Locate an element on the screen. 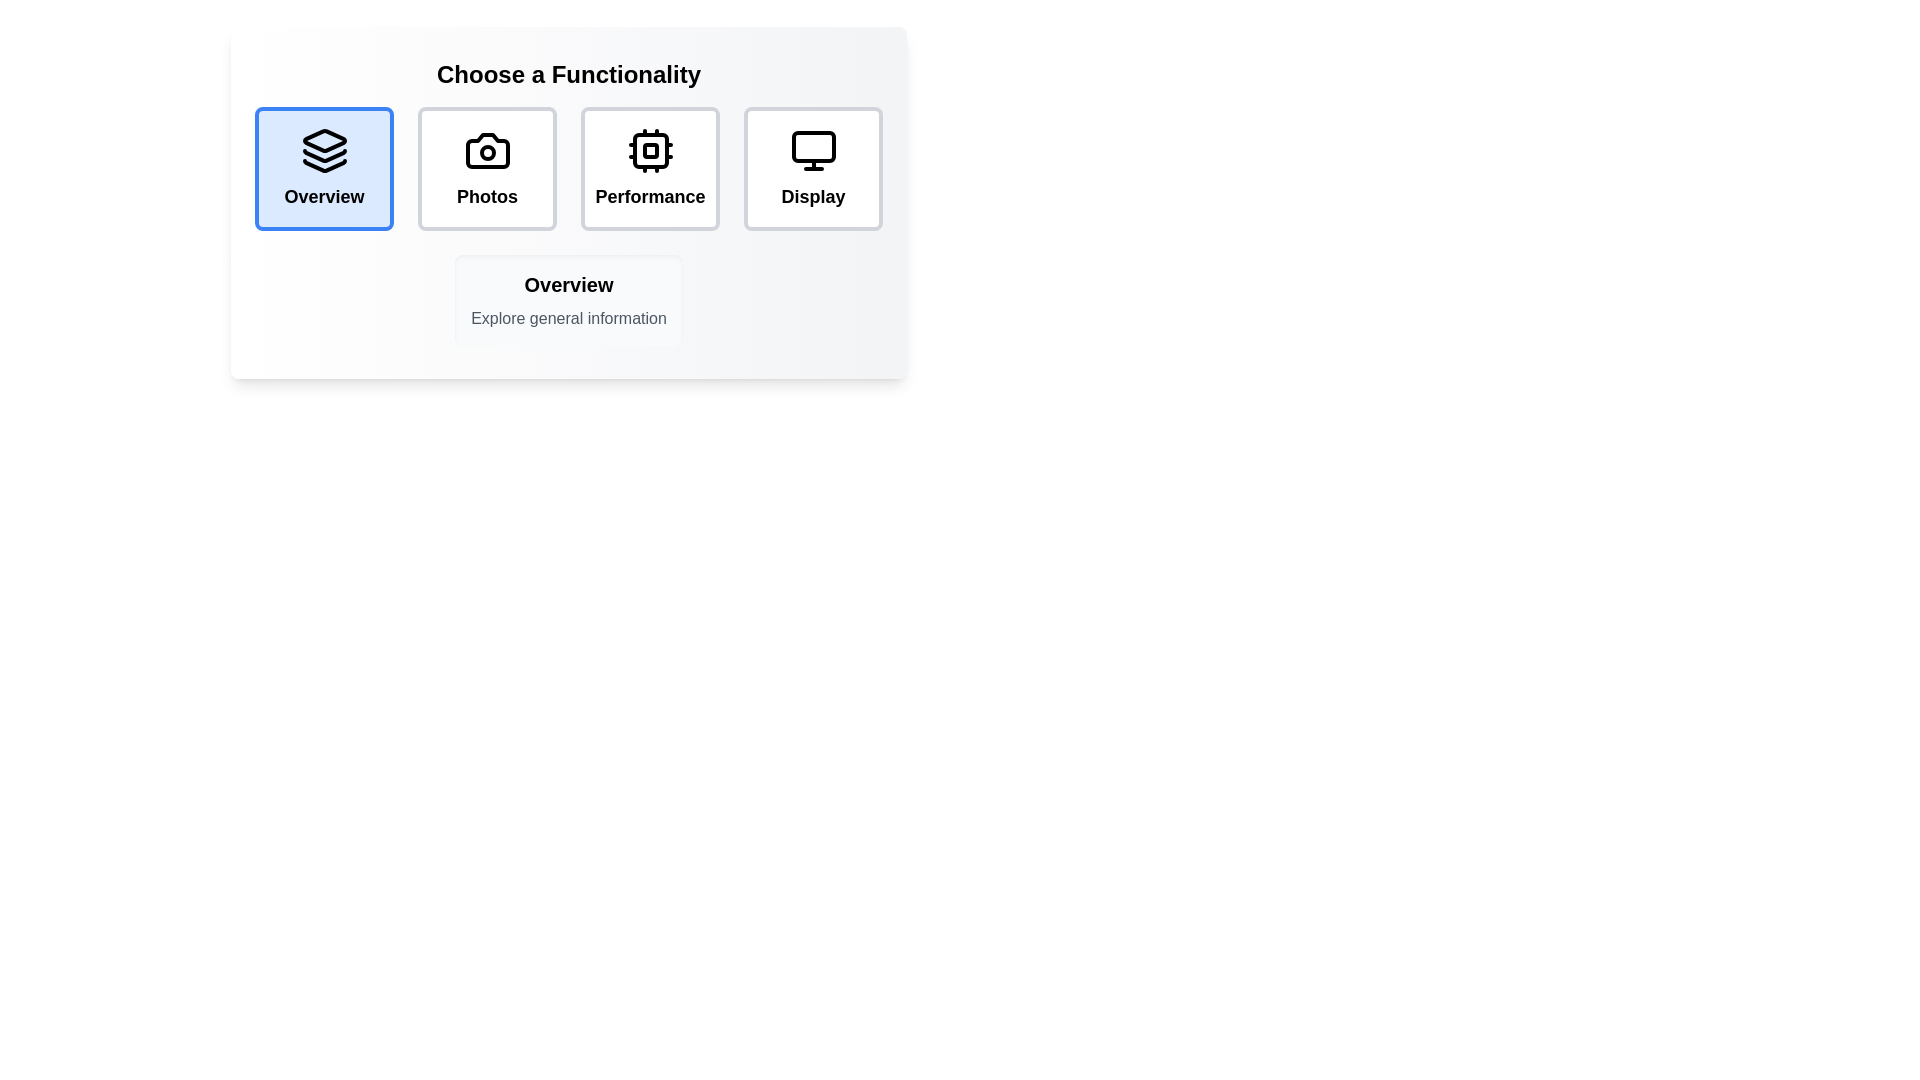  the Informational Card displaying 'Overview' in bold and 'Explore general information' in smaller text, located below the main functionalities in a centered position is located at coordinates (567, 300).